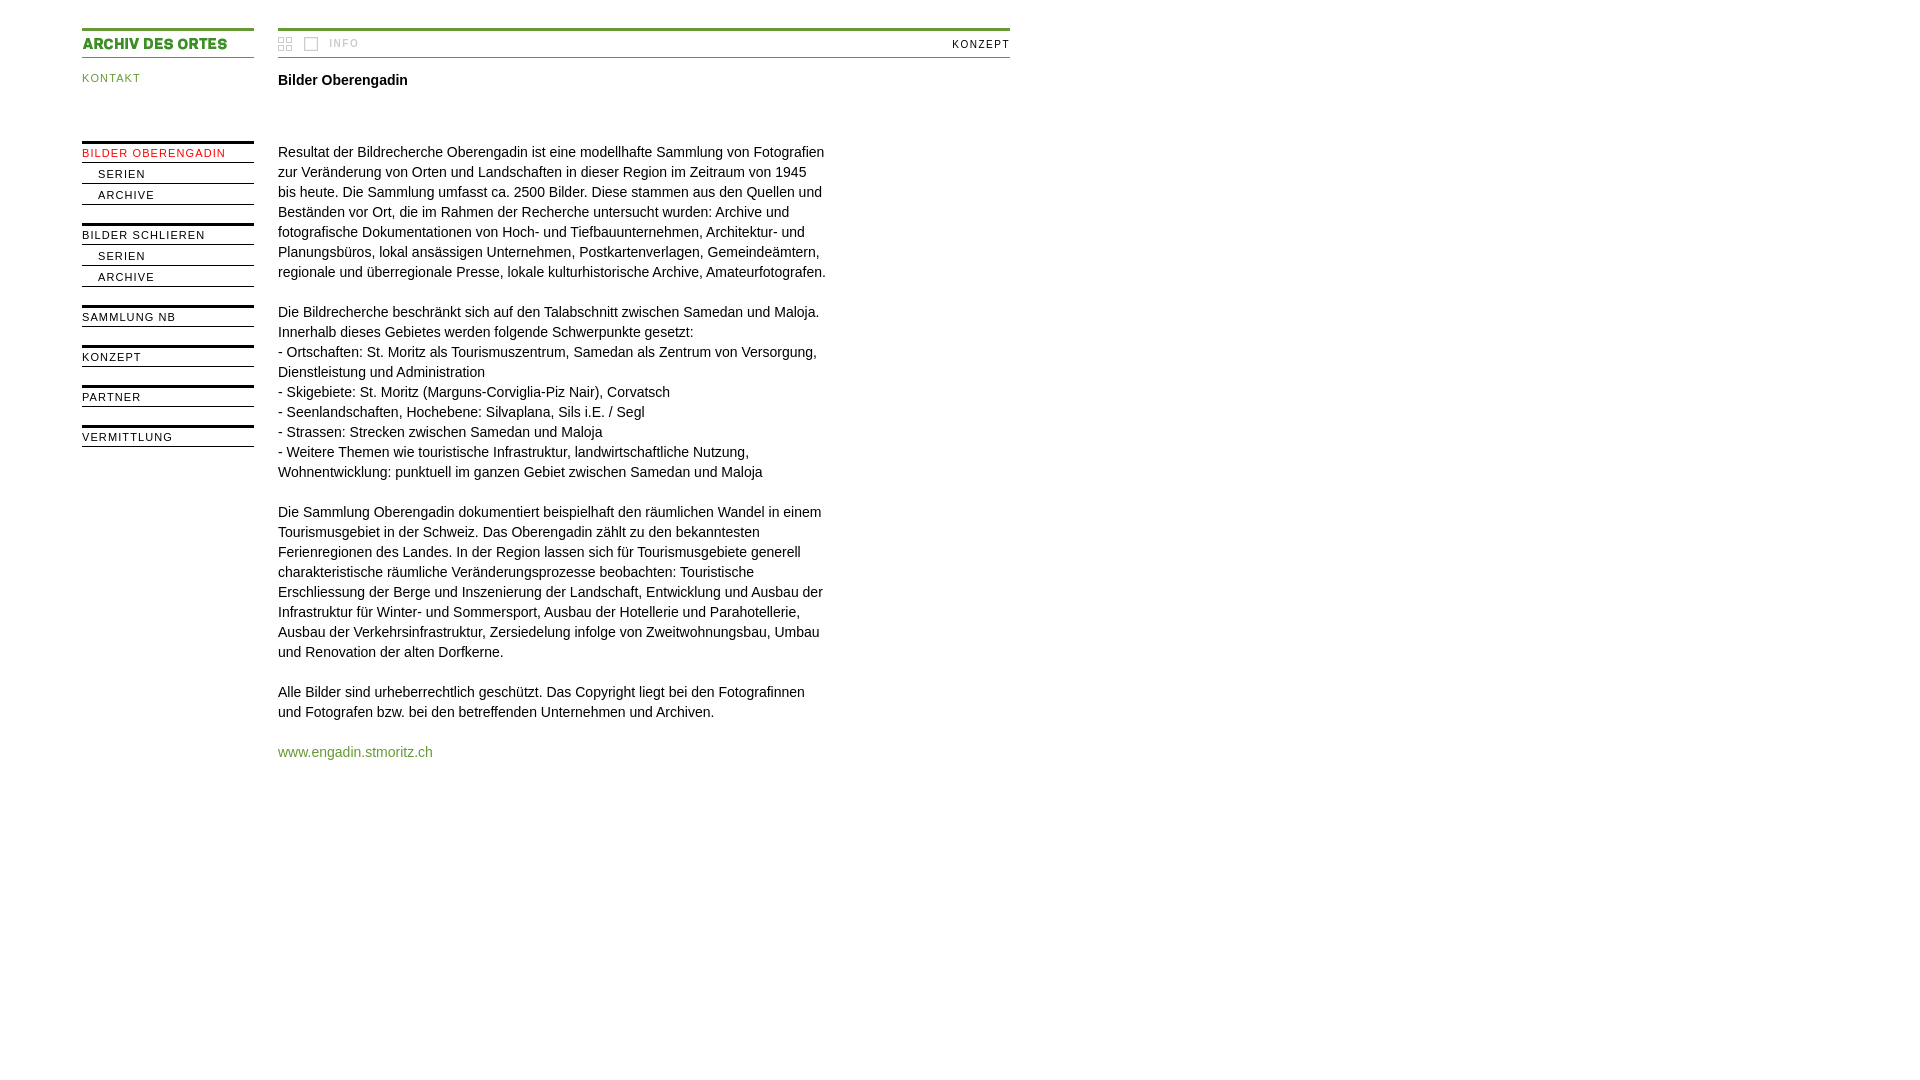  I want to click on 'SERIEN', so click(120, 254).